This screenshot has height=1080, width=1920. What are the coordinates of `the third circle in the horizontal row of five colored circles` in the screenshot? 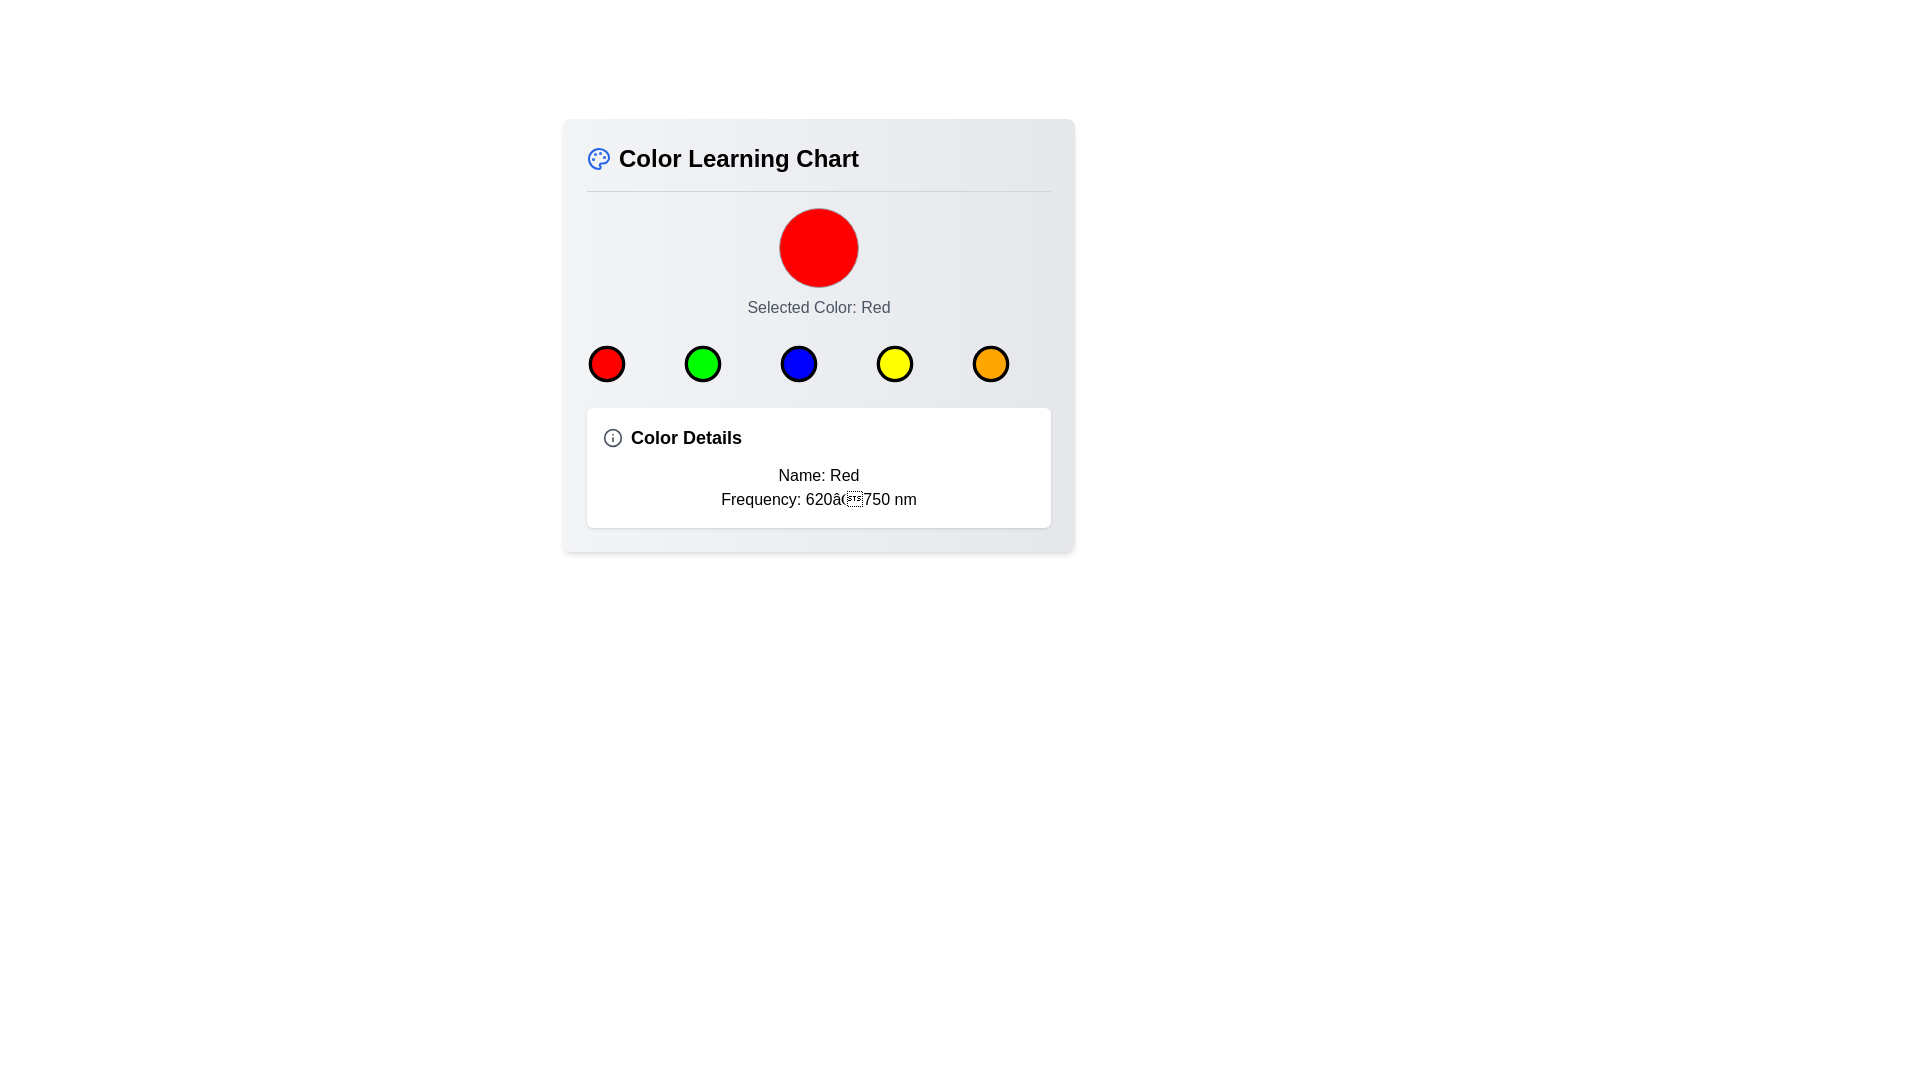 It's located at (819, 367).